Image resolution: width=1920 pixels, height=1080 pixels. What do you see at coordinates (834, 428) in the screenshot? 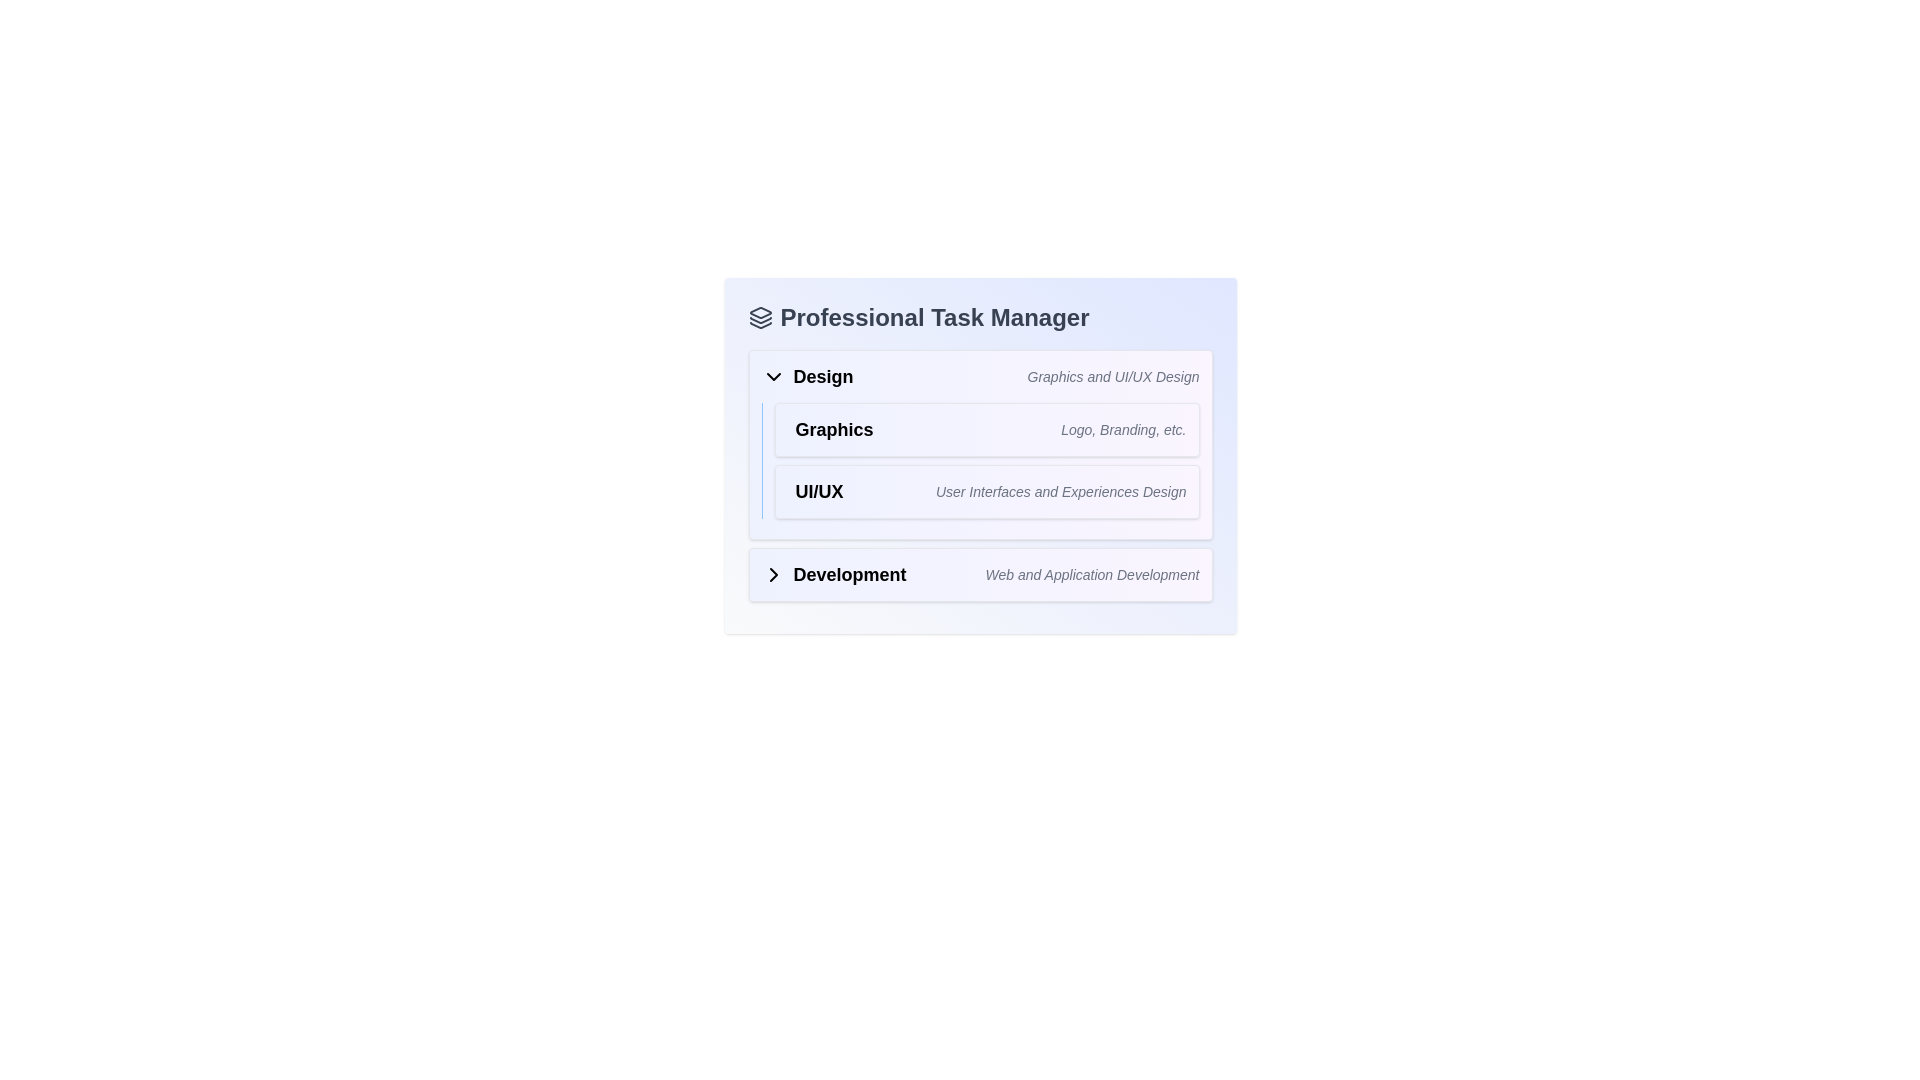
I see `the Text Label that identifies the 'Graphics' category, positioned as the first item in the submenu under the 'Design' category` at bounding box center [834, 428].